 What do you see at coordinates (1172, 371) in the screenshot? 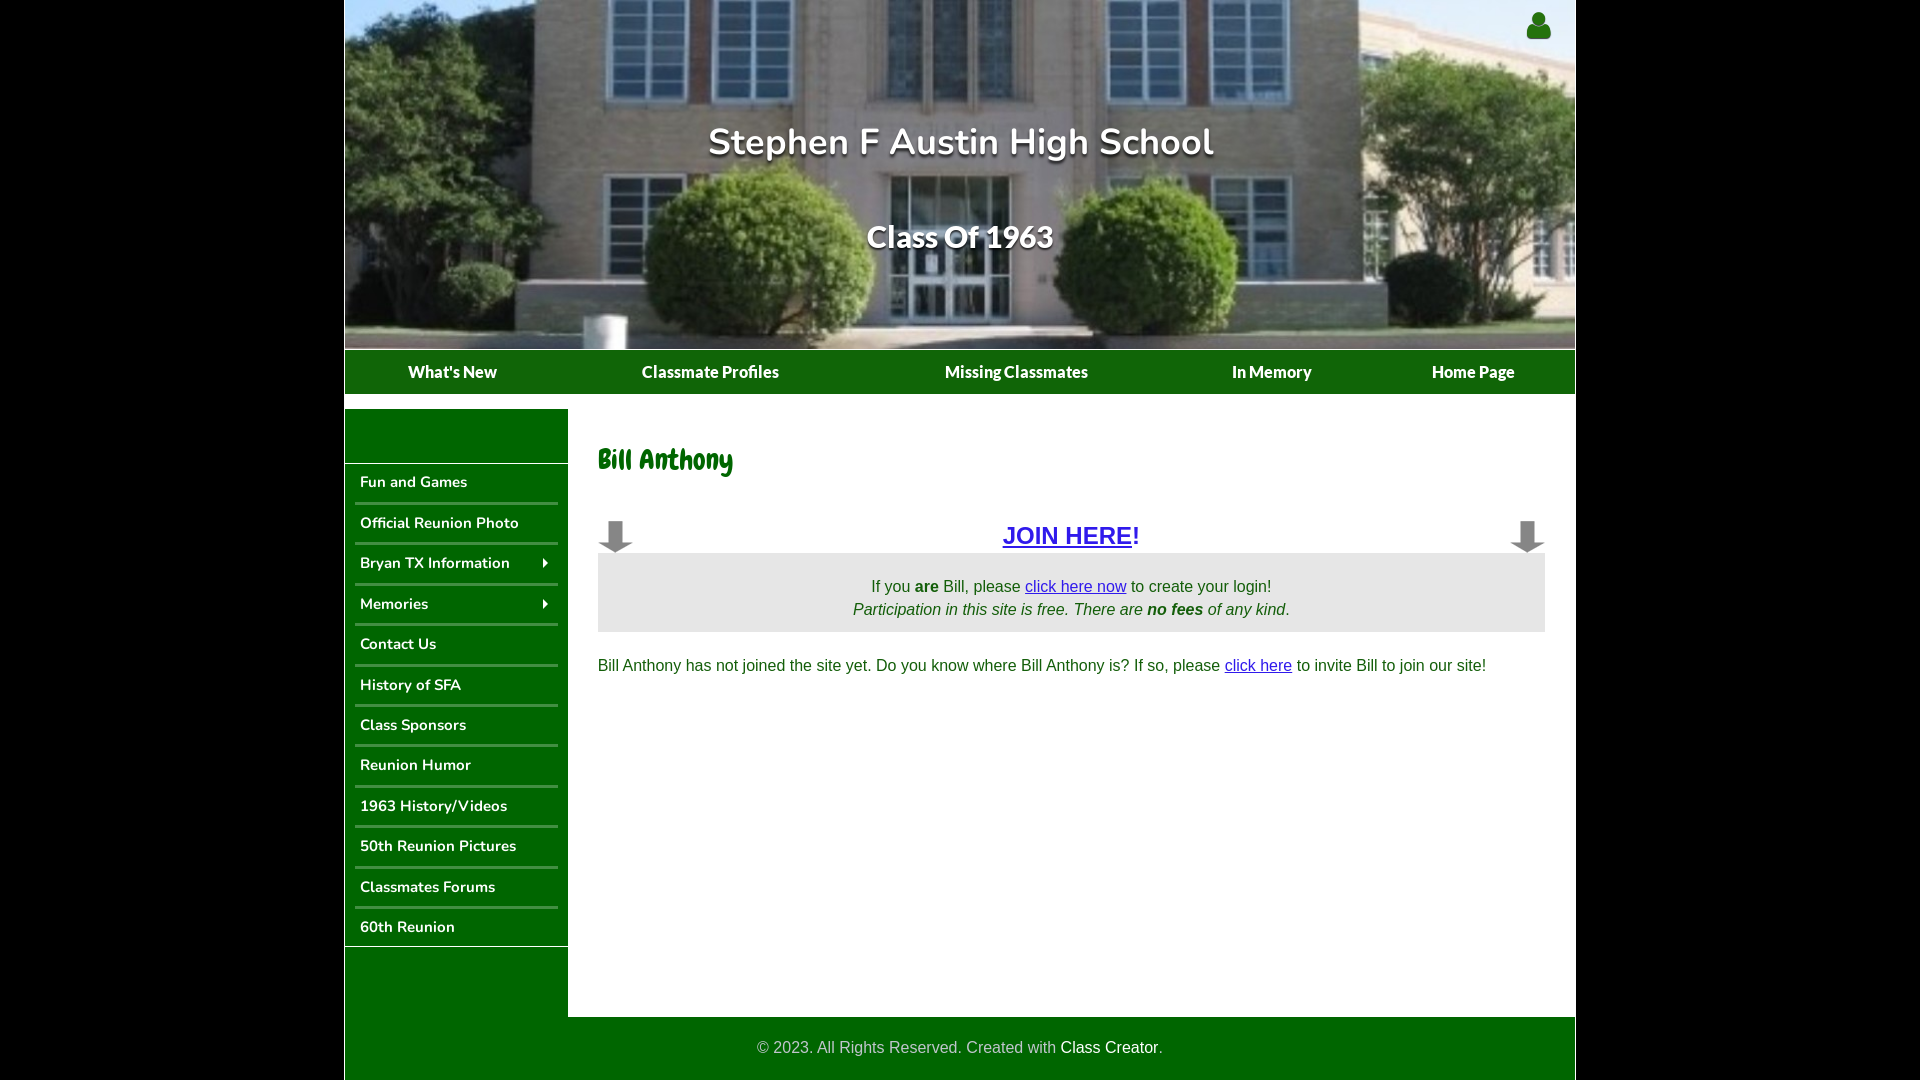
I see `'In Memory'` at bounding box center [1172, 371].